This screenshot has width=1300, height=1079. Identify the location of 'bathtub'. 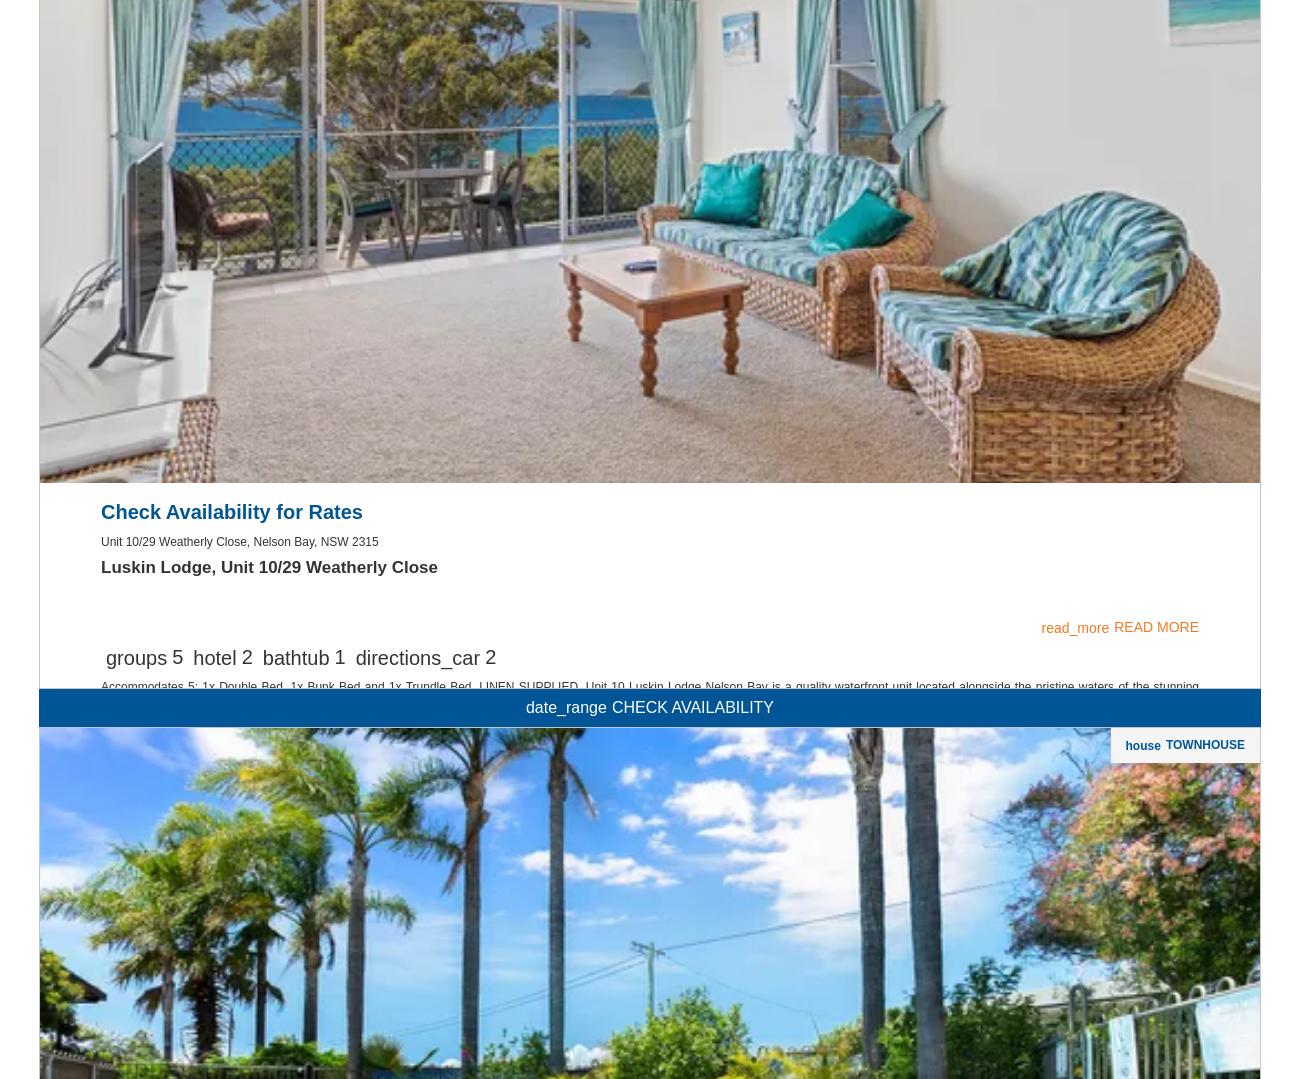
(295, 914).